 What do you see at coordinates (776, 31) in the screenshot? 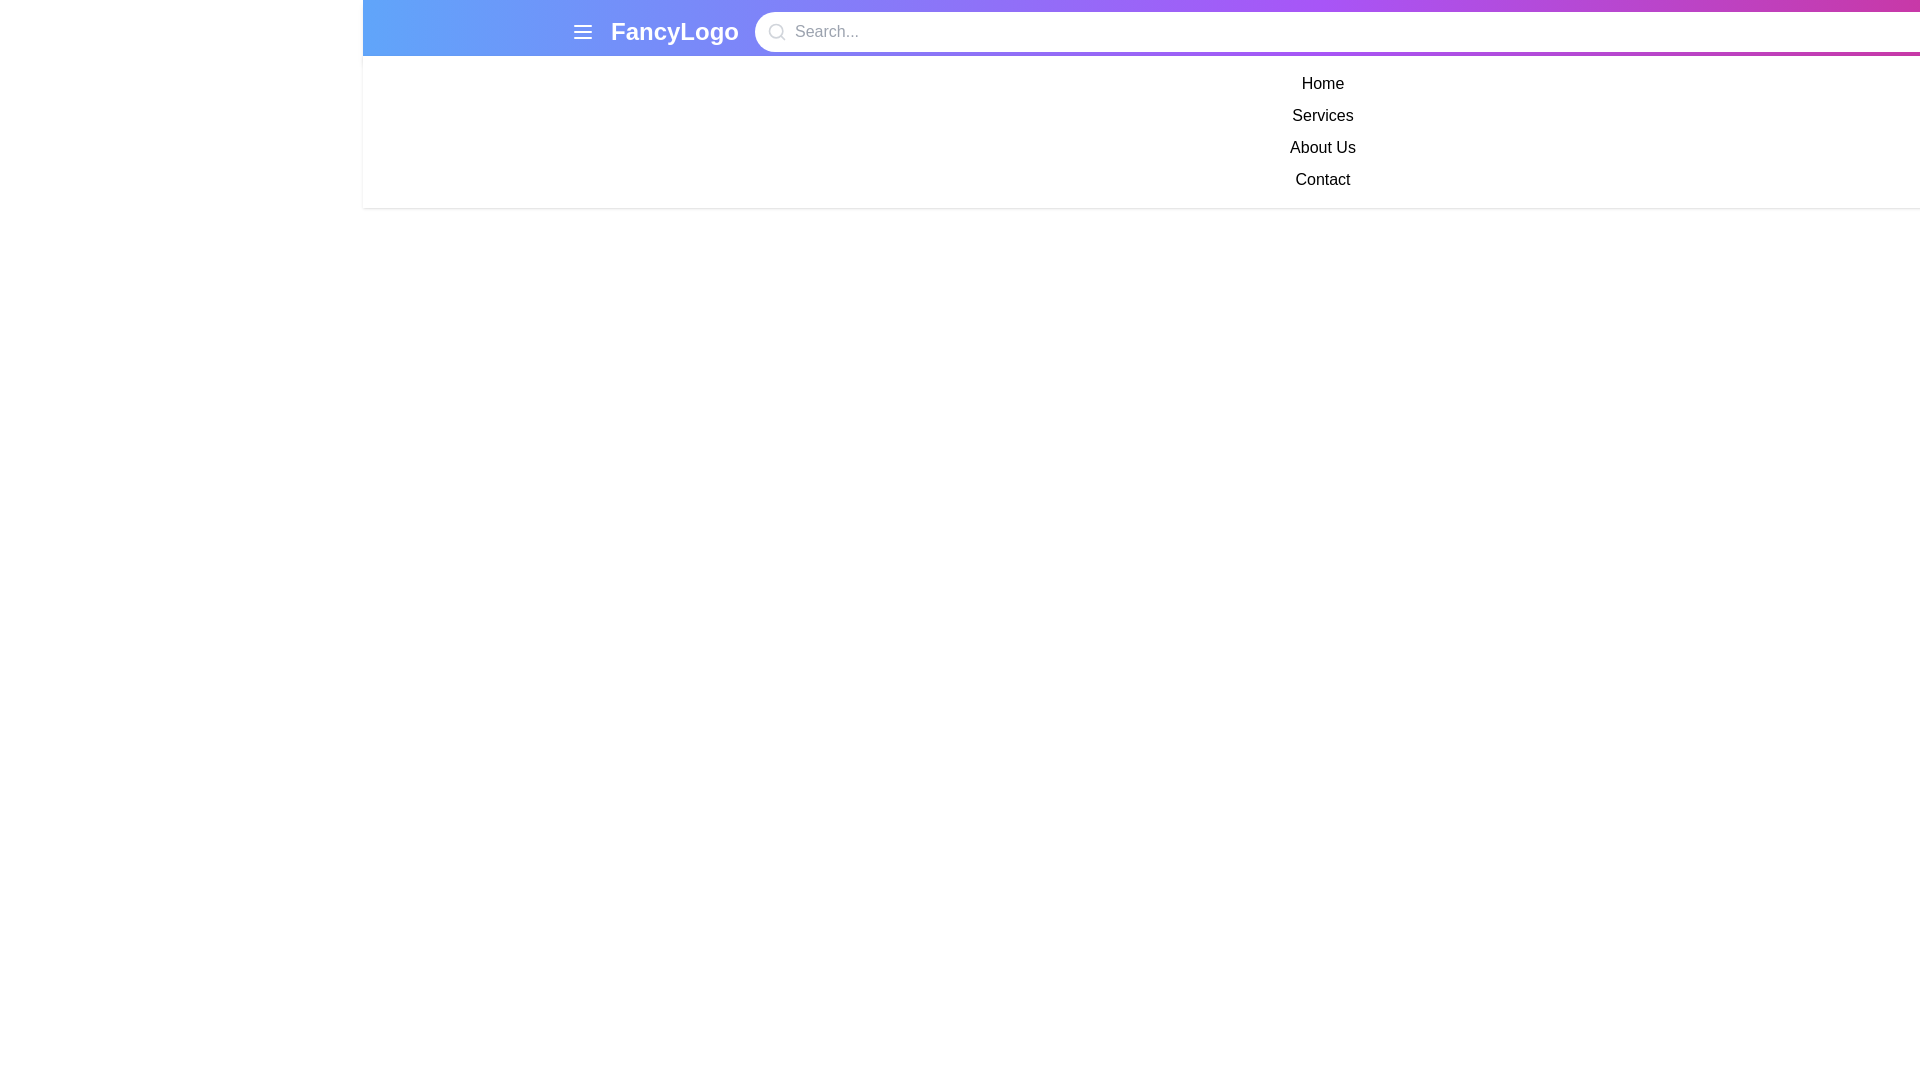
I see `the gray magnifying glass icon at the beginning of the search bar to focus the search bar` at bounding box center [776, 31].